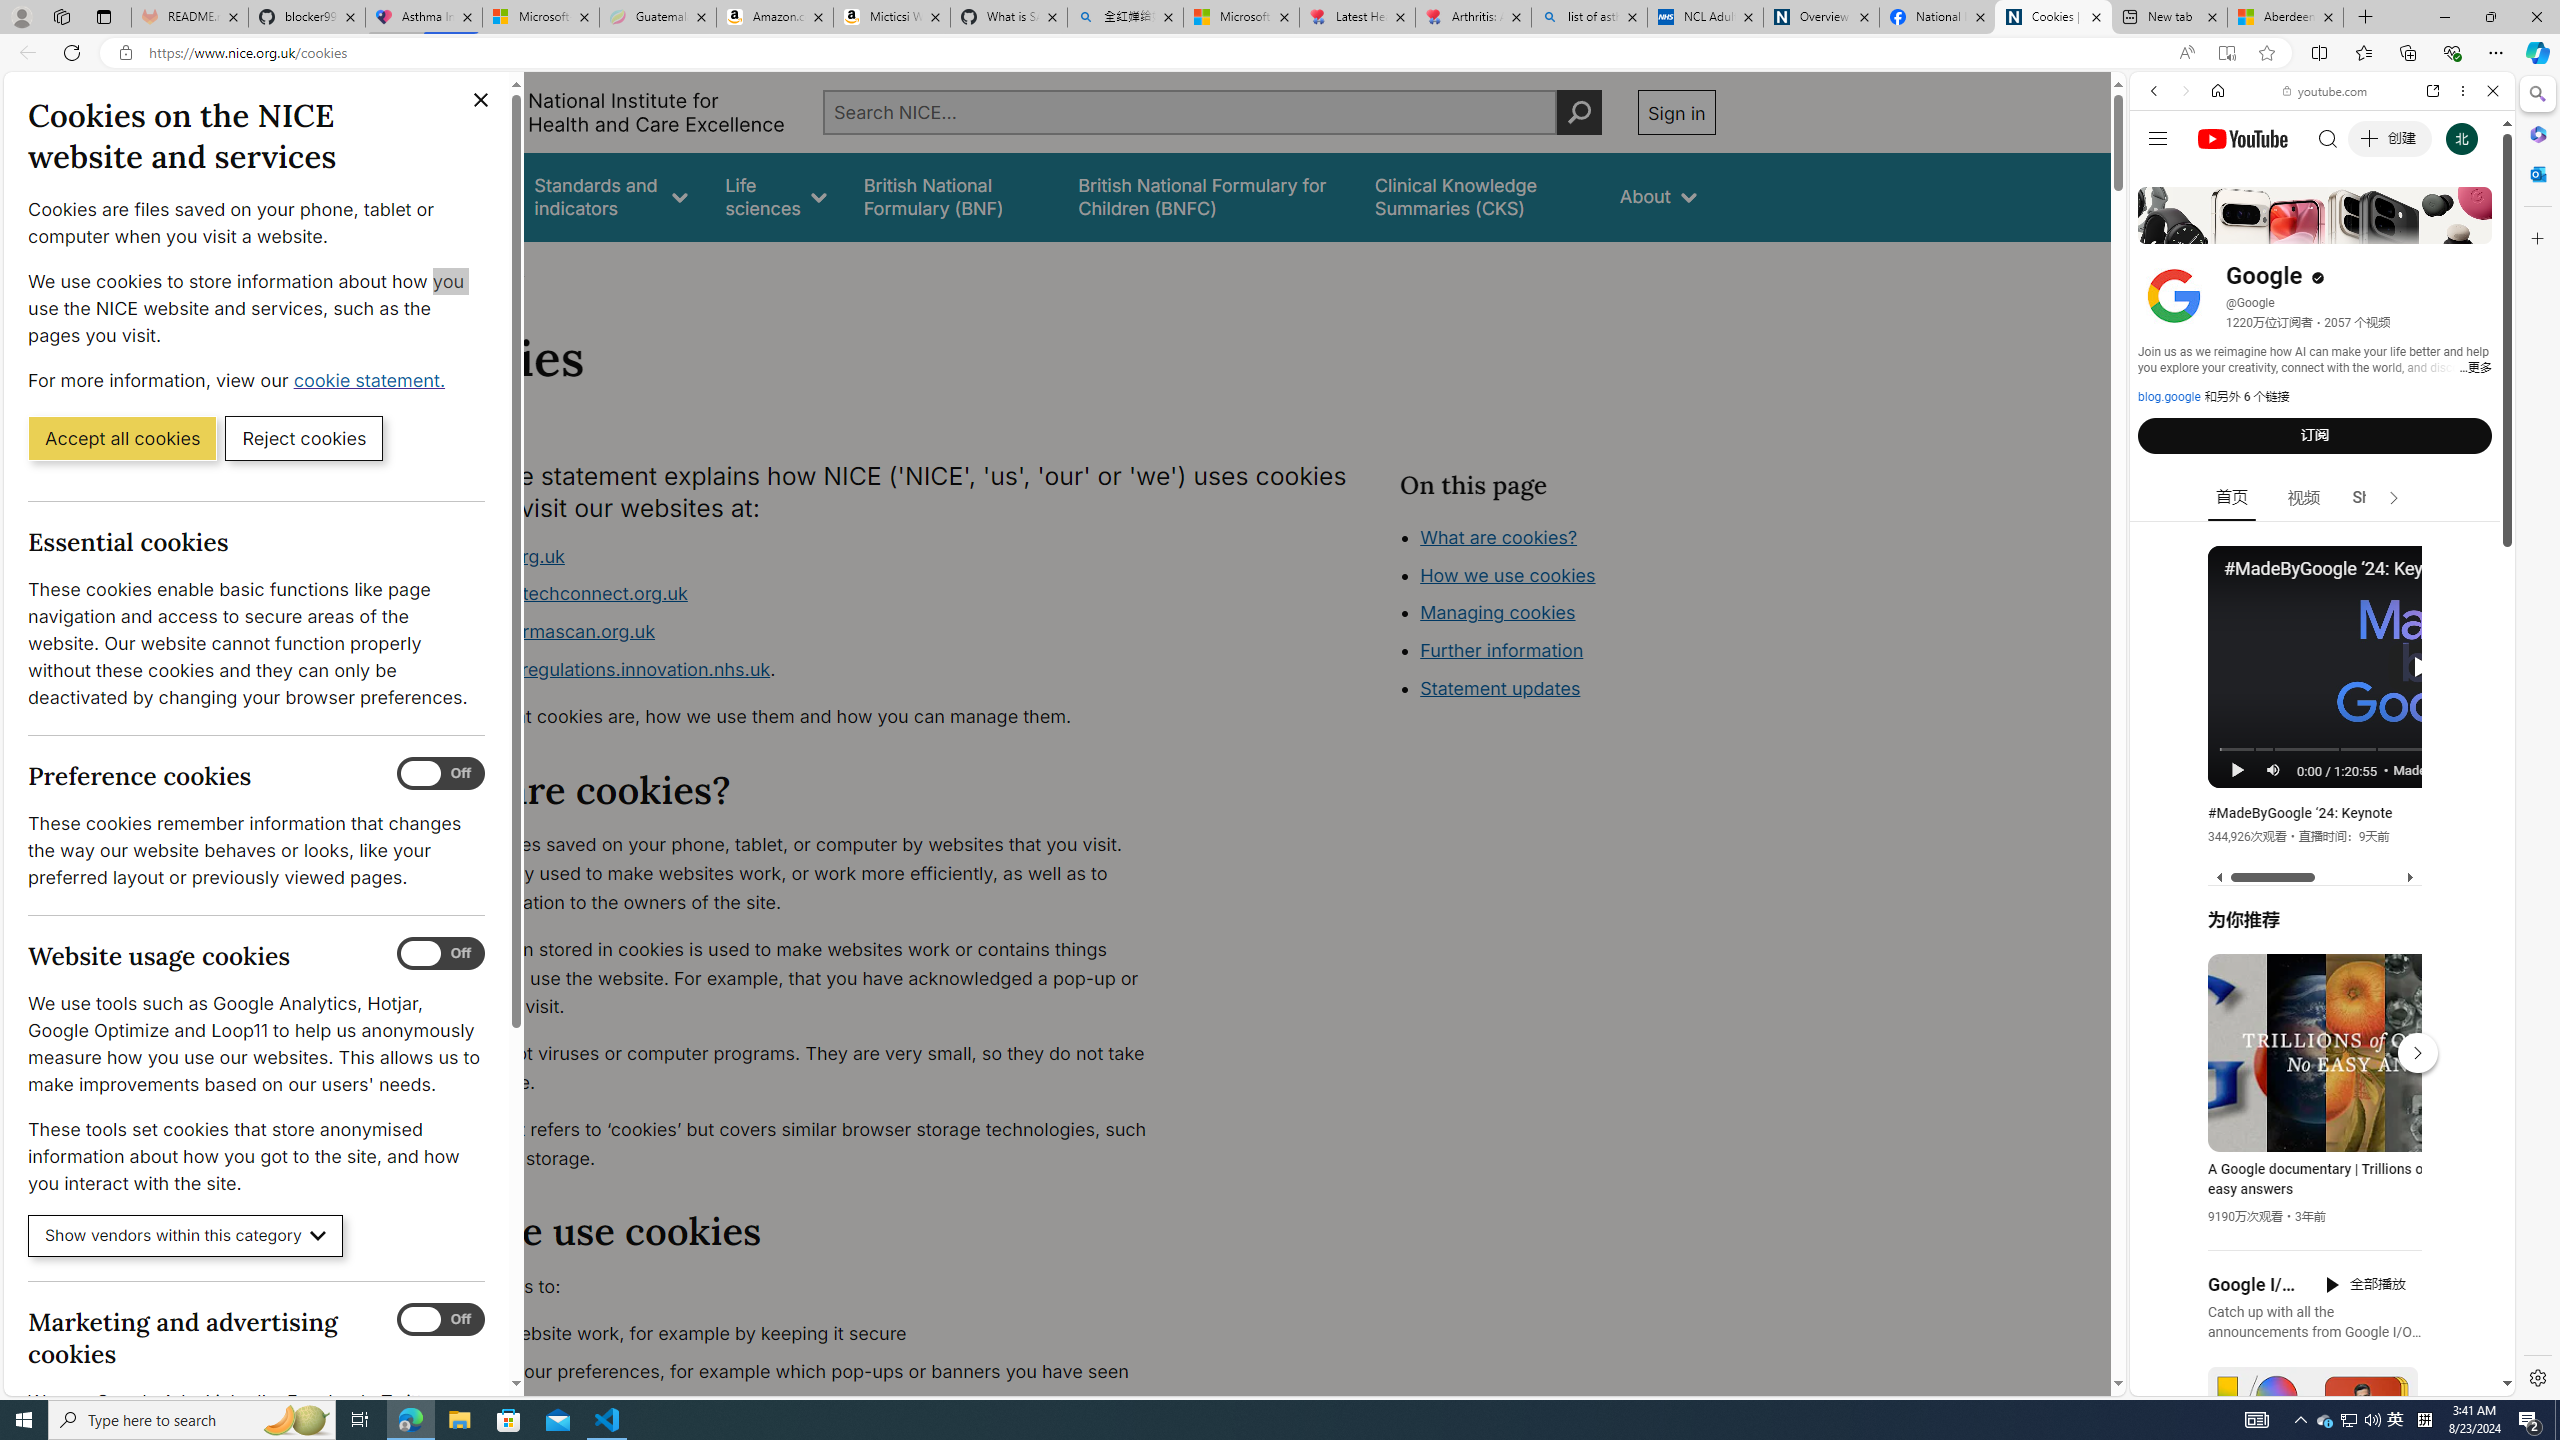  What do you see at coordinates (2433, 89) in the screenshot?
I see `'Open link in new tab'` at bounding box center [2433, 89].